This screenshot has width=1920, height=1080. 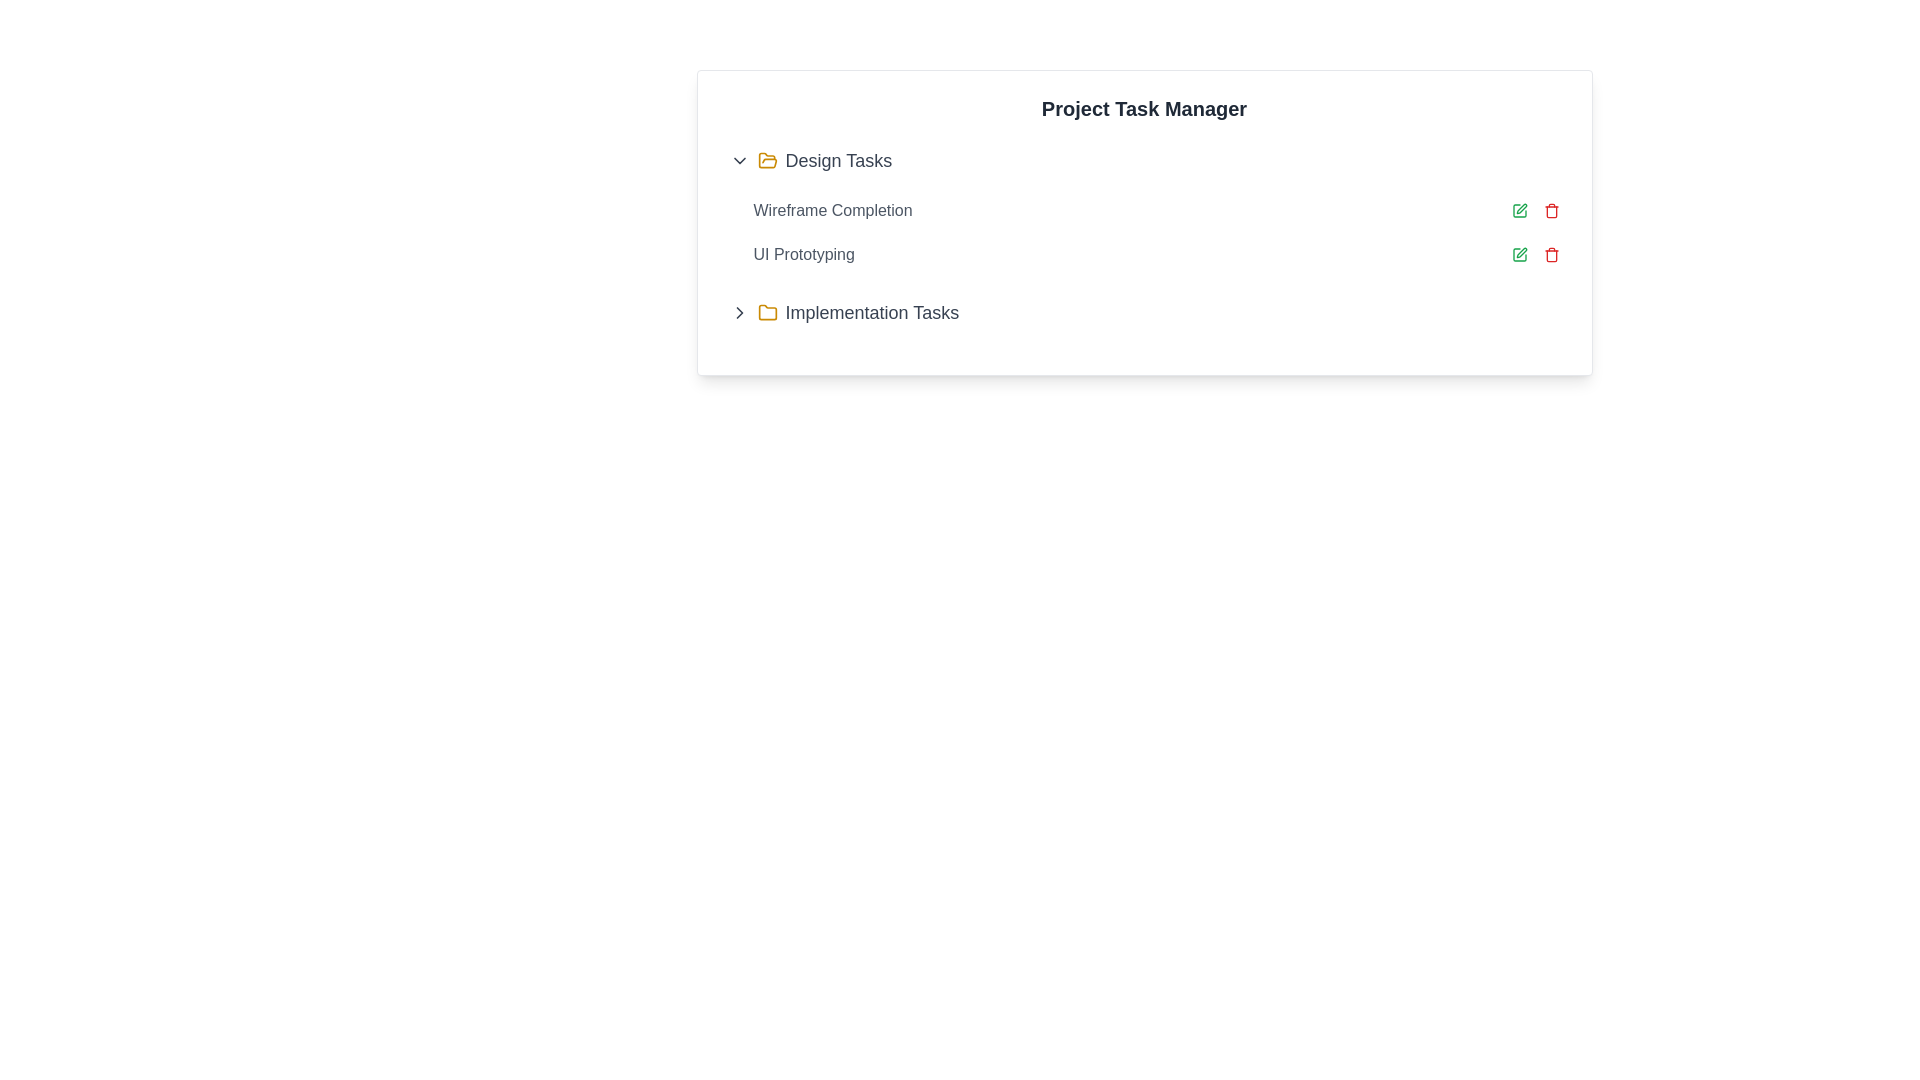 I want to click on the downward-pointing chevron icon located to the left of the 'Design Tasks' text in the navigation or menu header, so click(x=738, y=160).